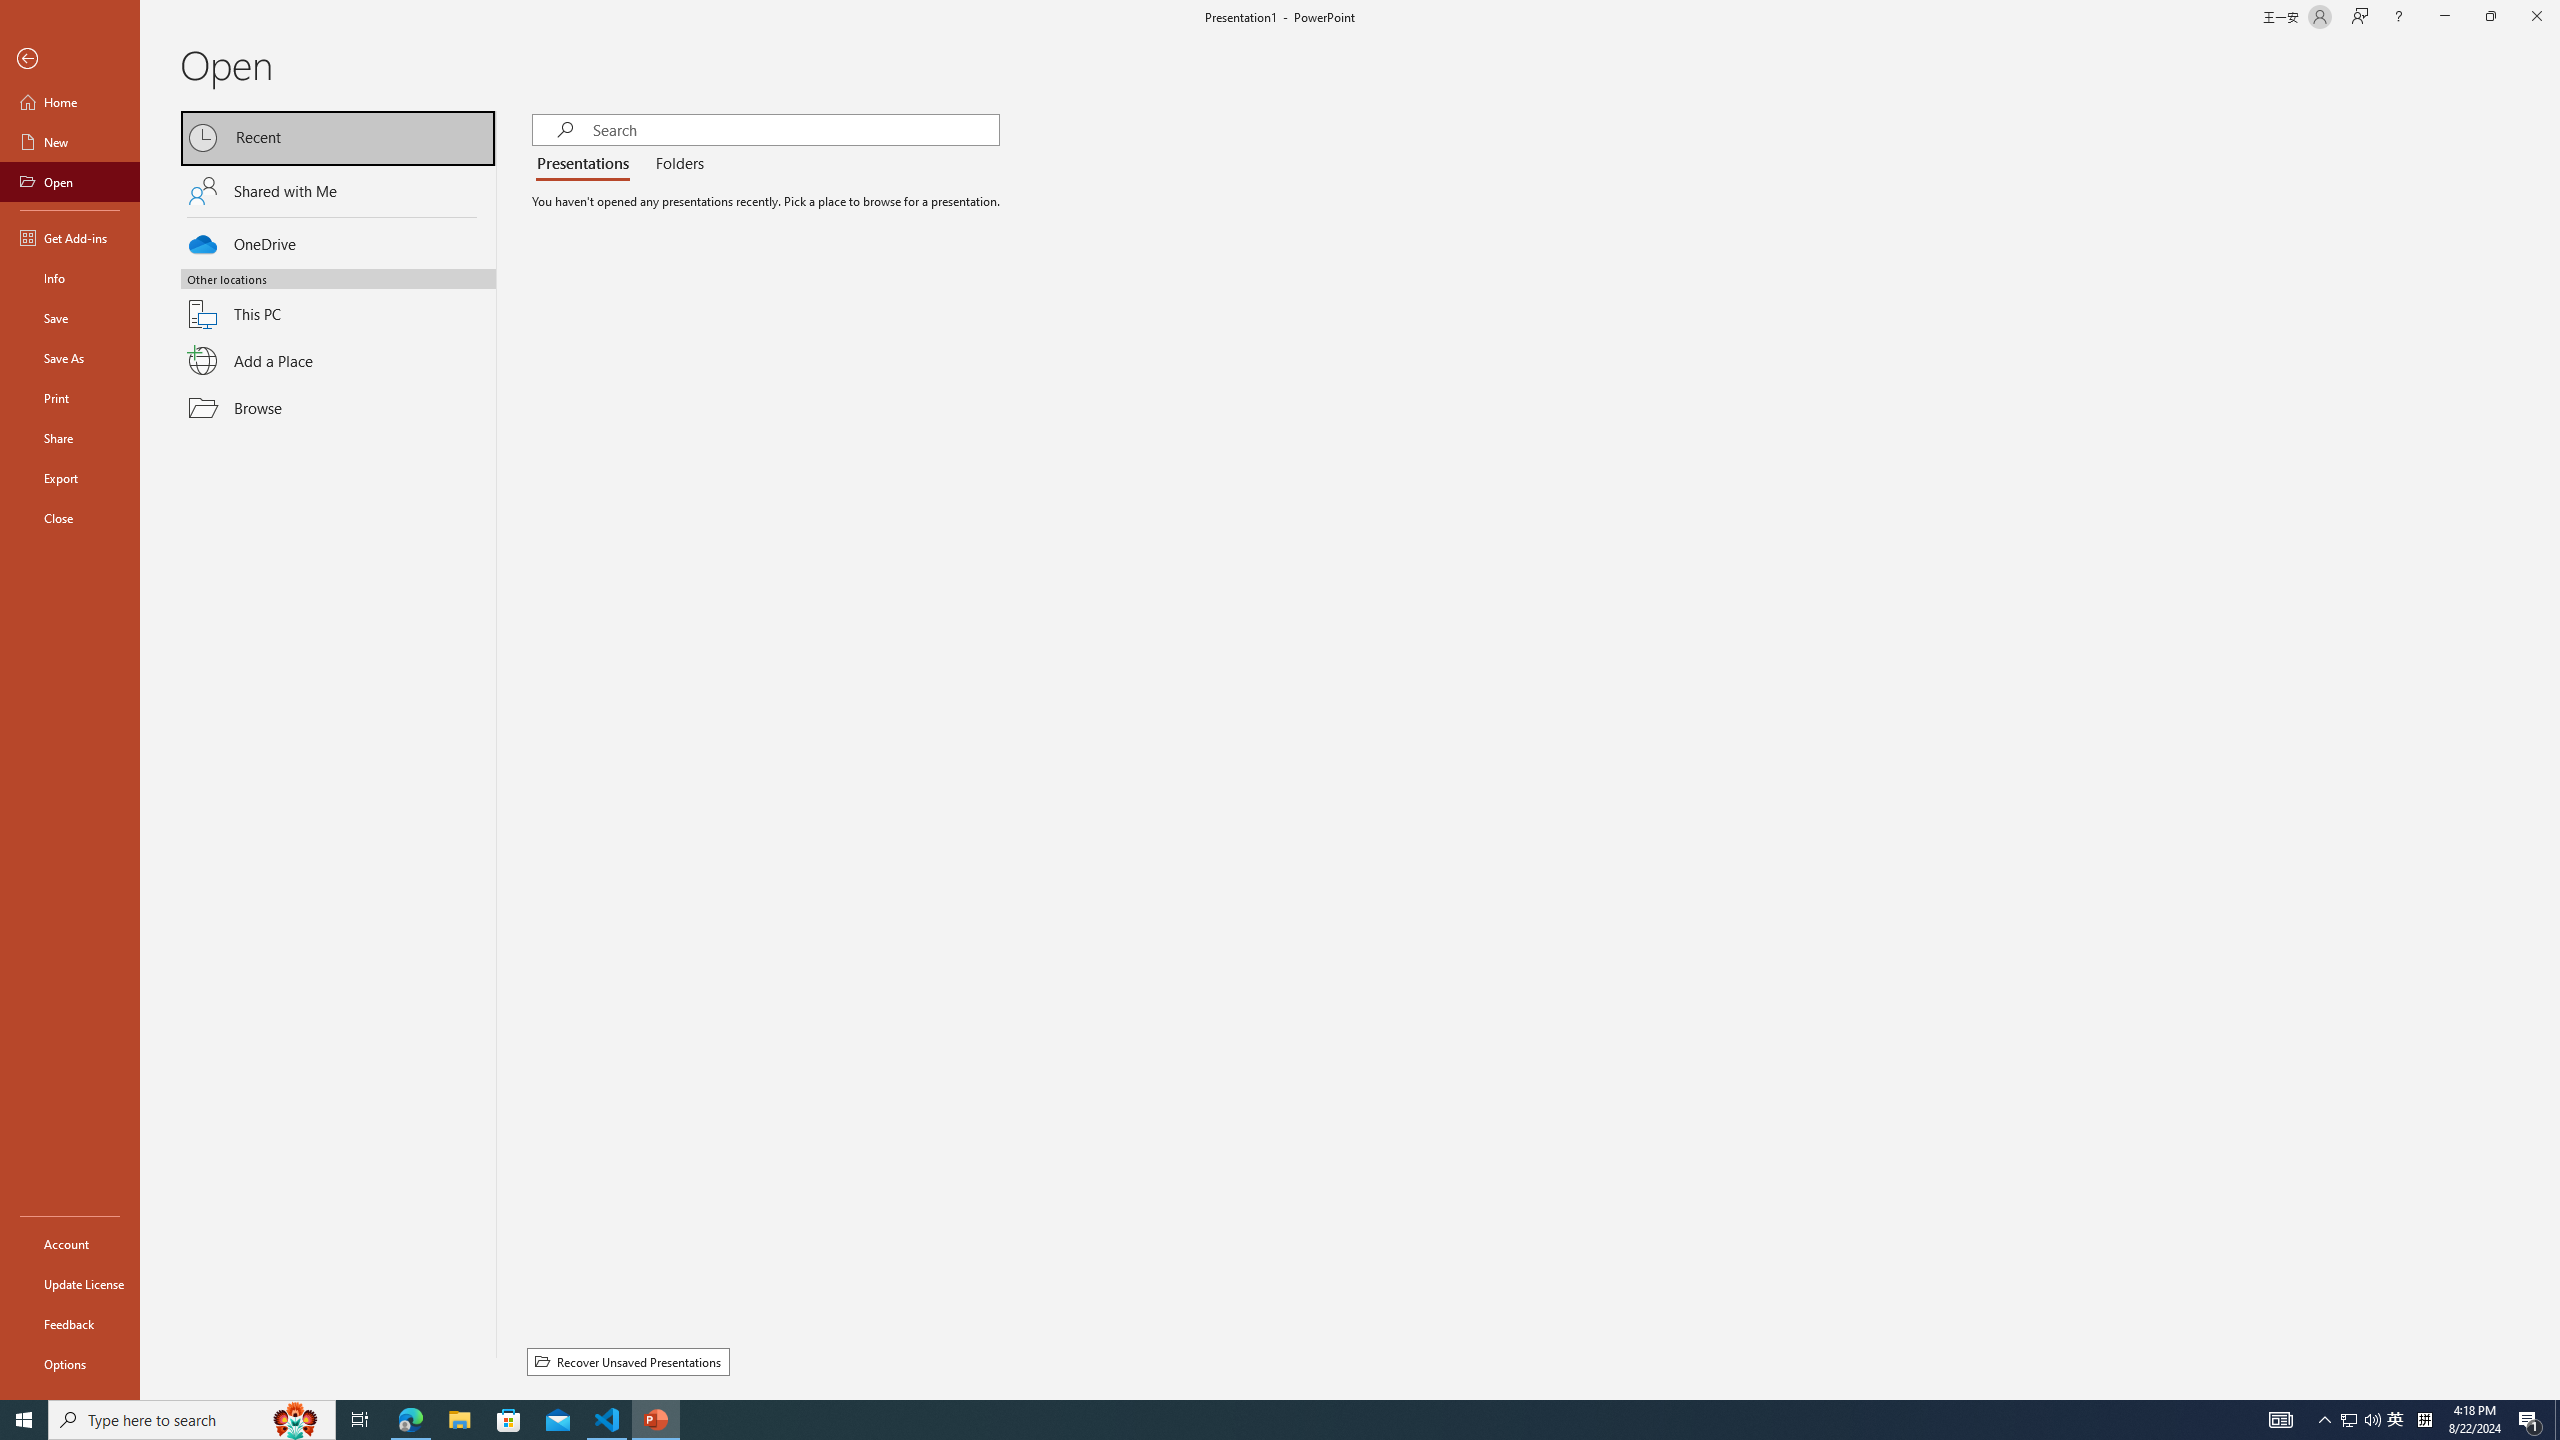 The height and width of the screenshot is (1440, 2560). Describe the element at coordinates (69, 1324) in the screenshot. I see `'Feedback'` at that location.